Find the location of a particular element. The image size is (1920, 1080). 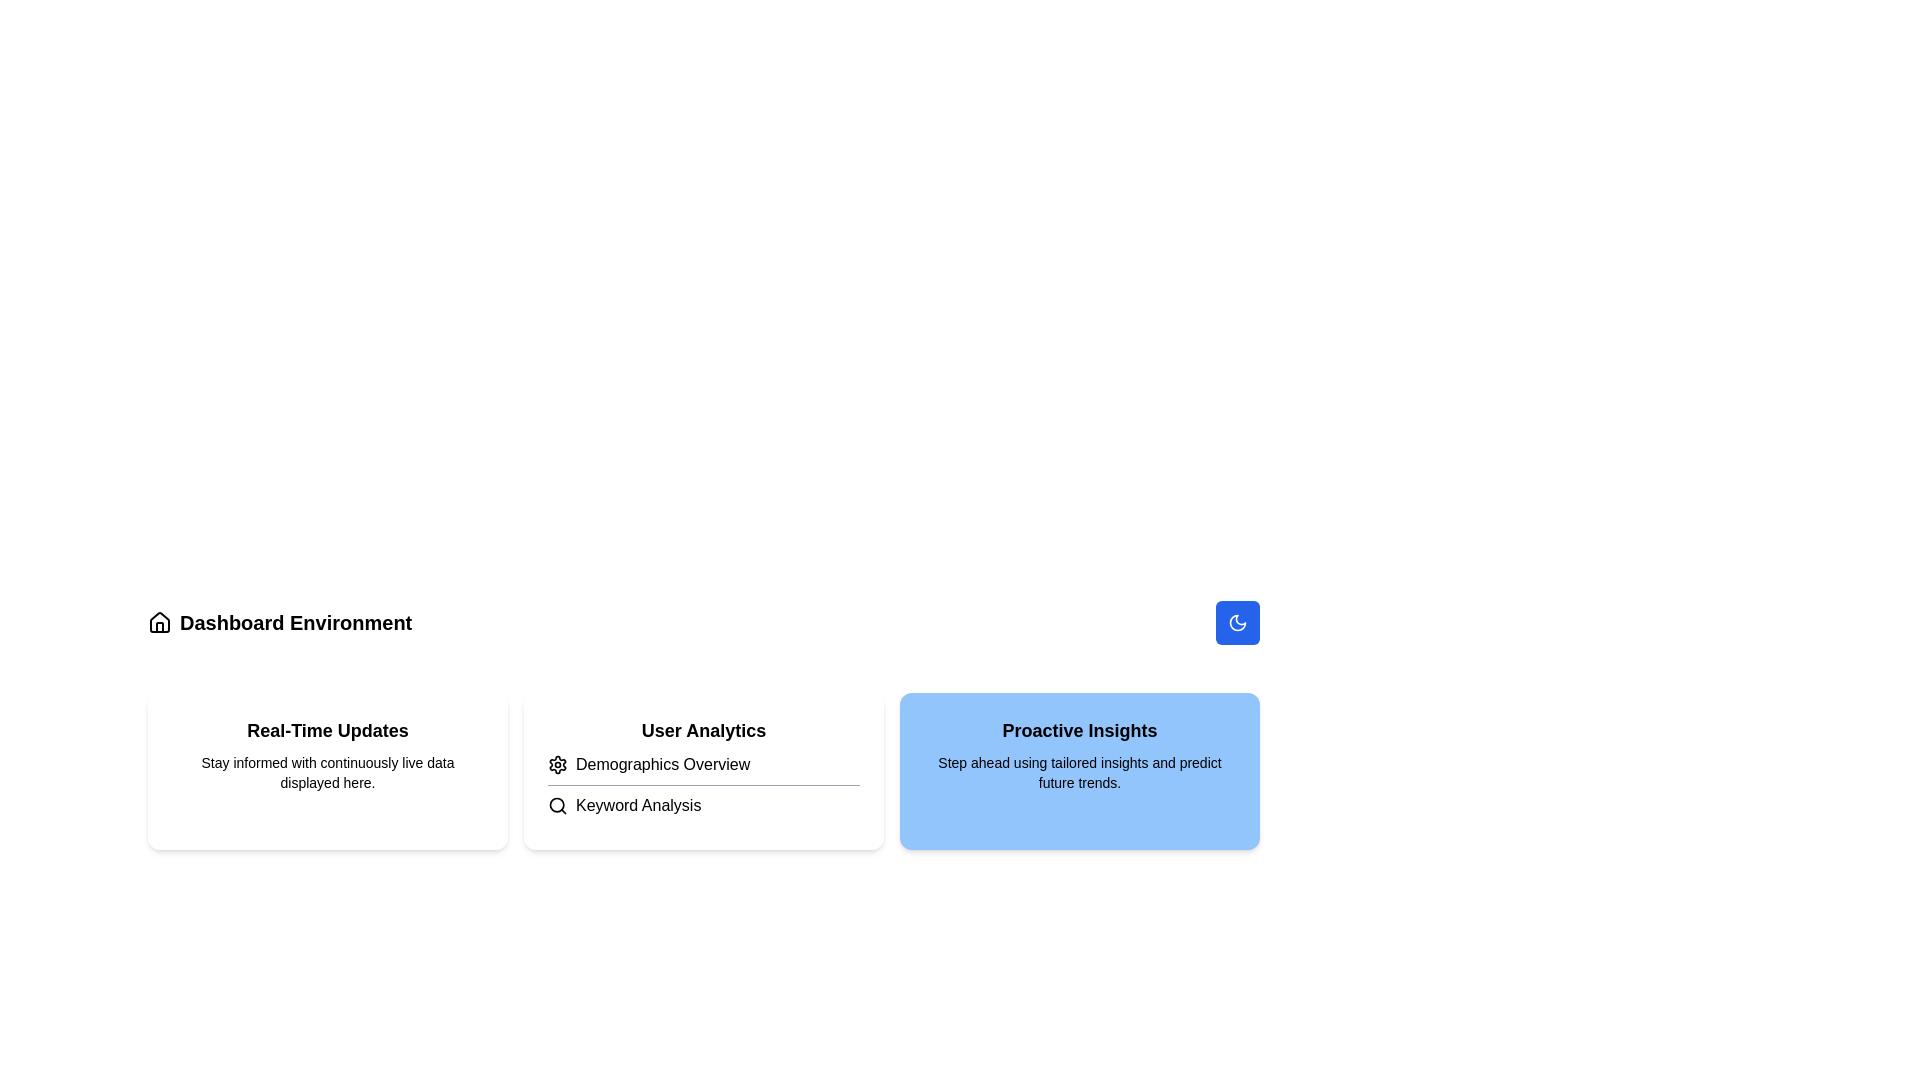

the cogwheel icon representing settings located to the left of the 'Demographics Overview' text in the 'User Analytics' section is located at coordinates (557, 764).